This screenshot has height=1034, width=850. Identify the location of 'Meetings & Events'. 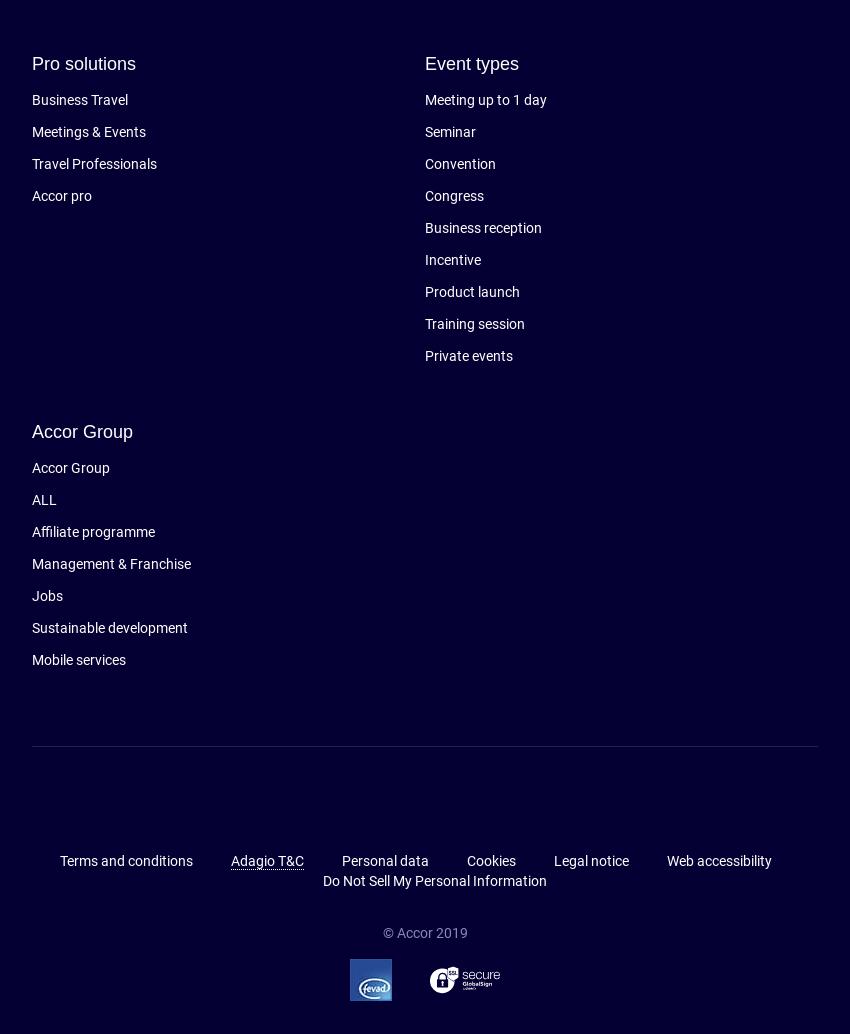
(87, 132).